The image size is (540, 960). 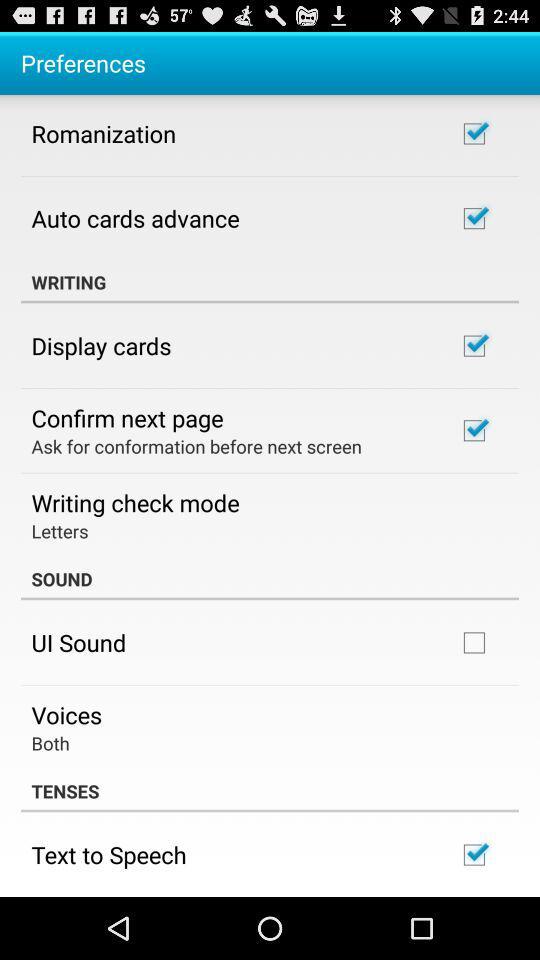 What do you see at coordinates (196, 446) in the screenshot?
I see `the icon above writing check mode icon` at bounding box center [196, 446].